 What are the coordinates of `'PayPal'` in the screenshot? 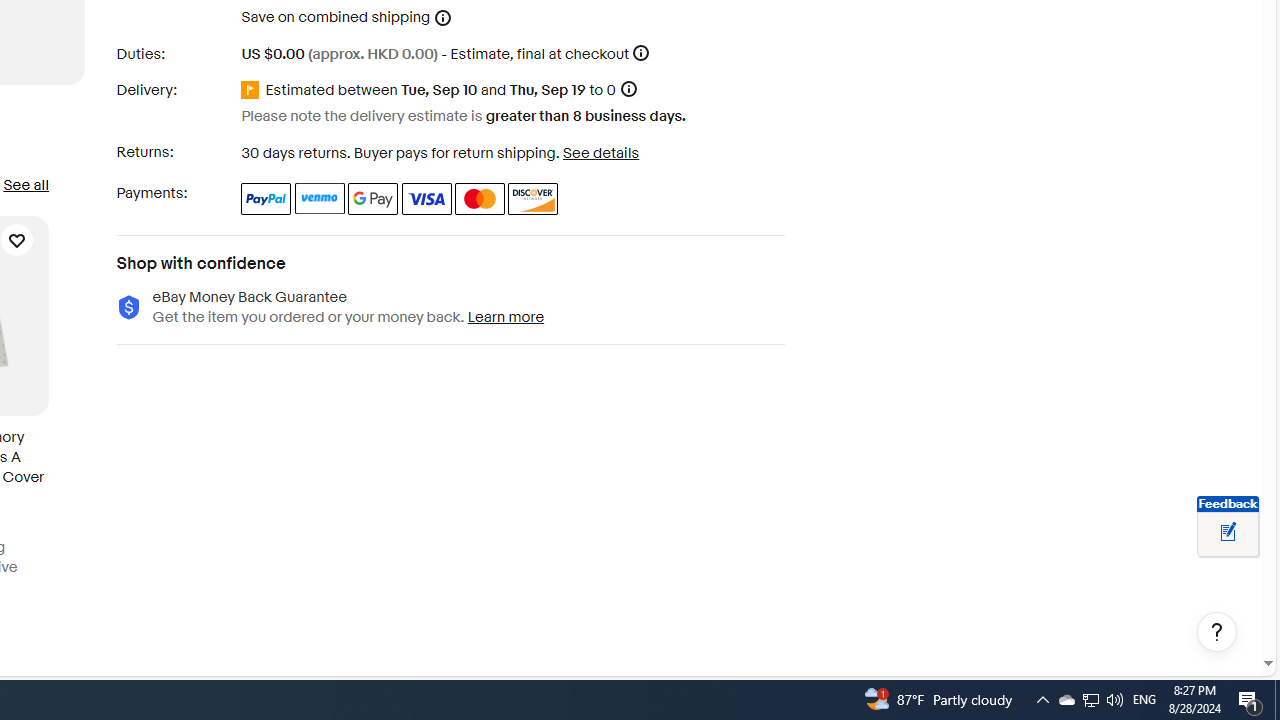 It's located at (265, 198).